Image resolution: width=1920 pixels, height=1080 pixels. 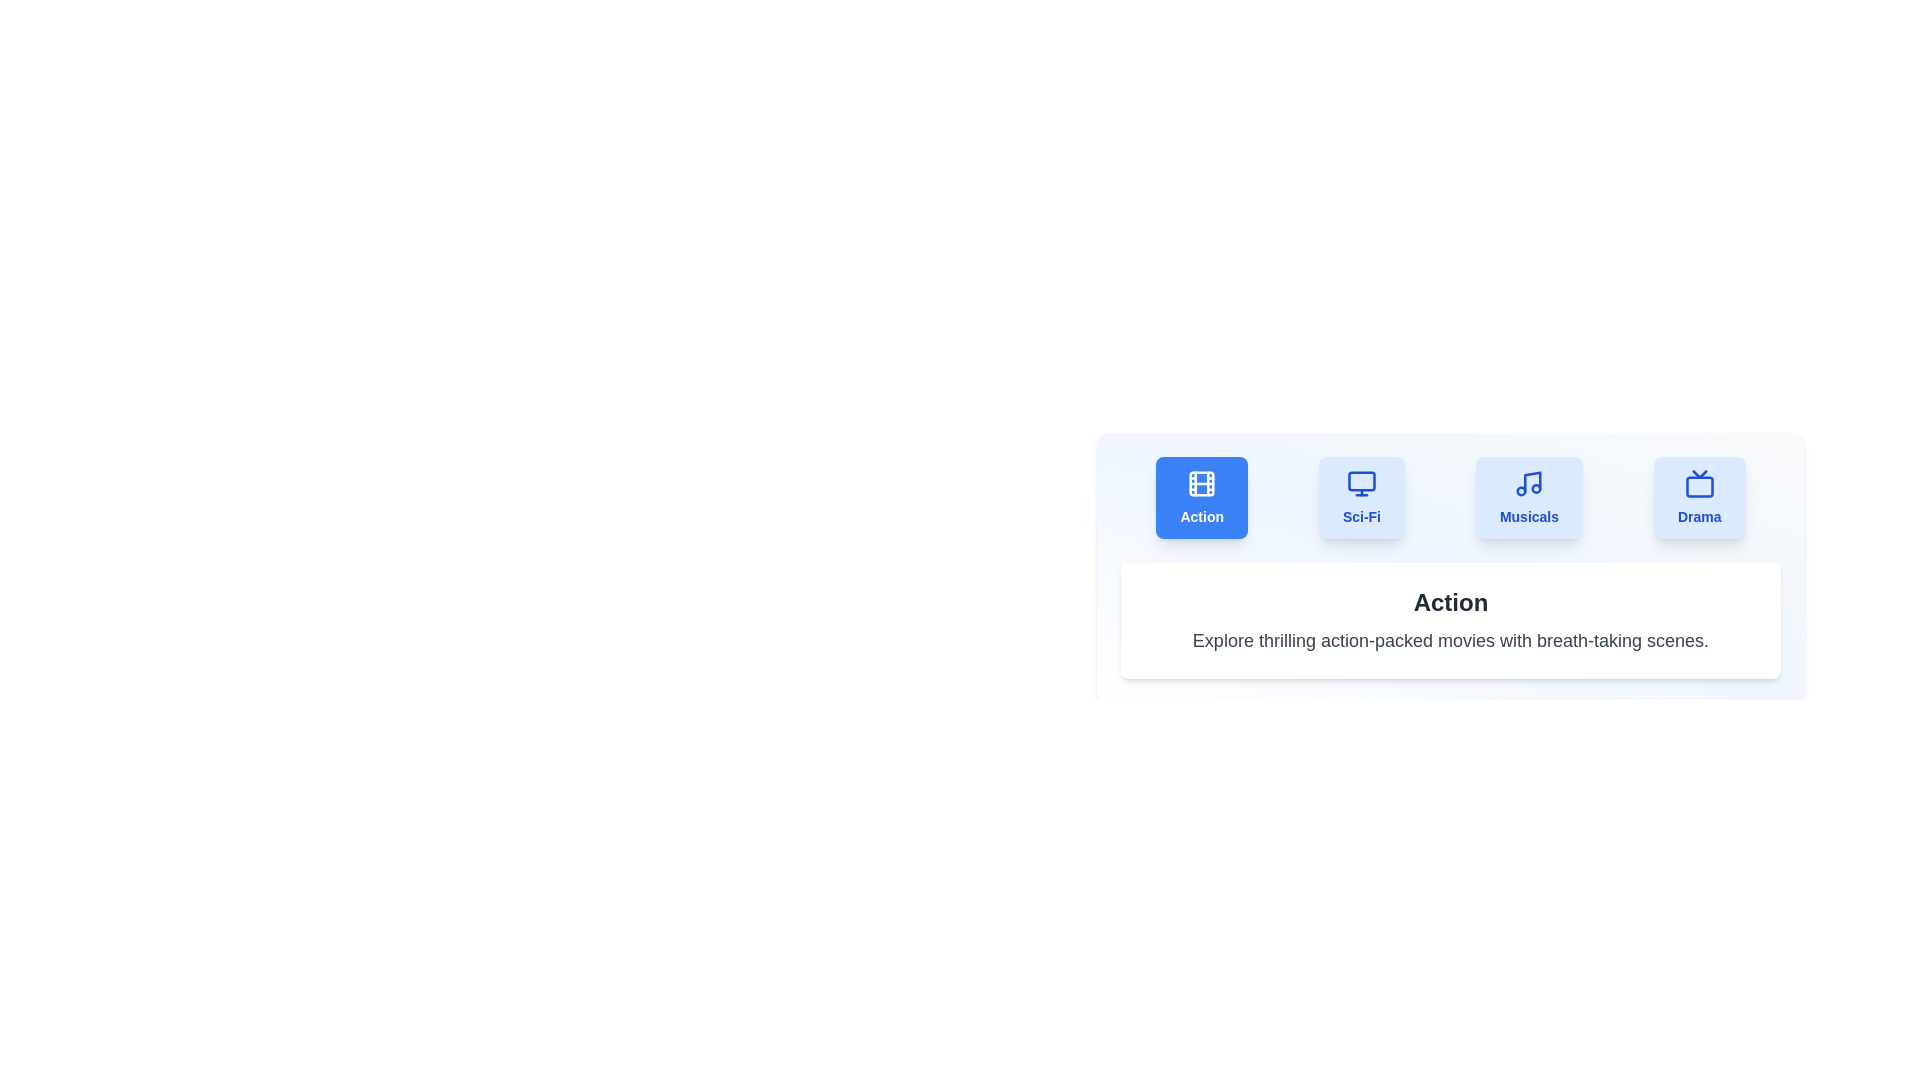 I want to click on the tab labeled 'Musicals' to observe the hover effect, so click(x=1528, y=496).